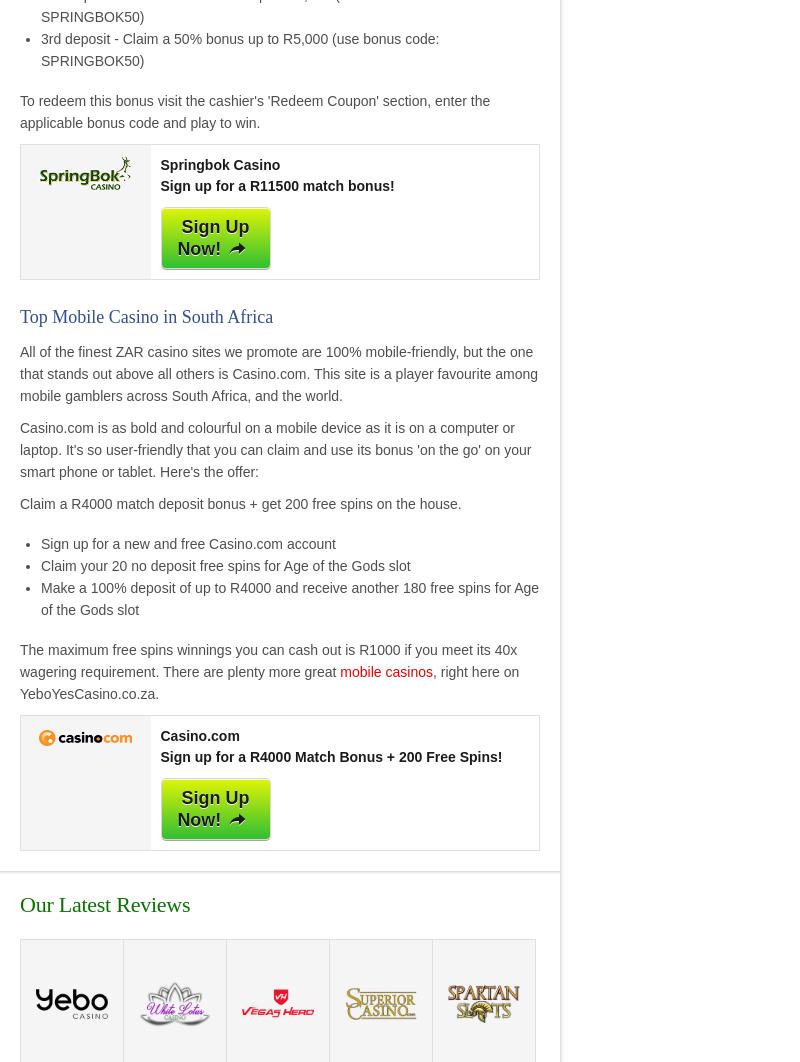  Describe the element at coordinates (104, 902) in the screenshot. I see `'Our Latest Reviews'` at that location.